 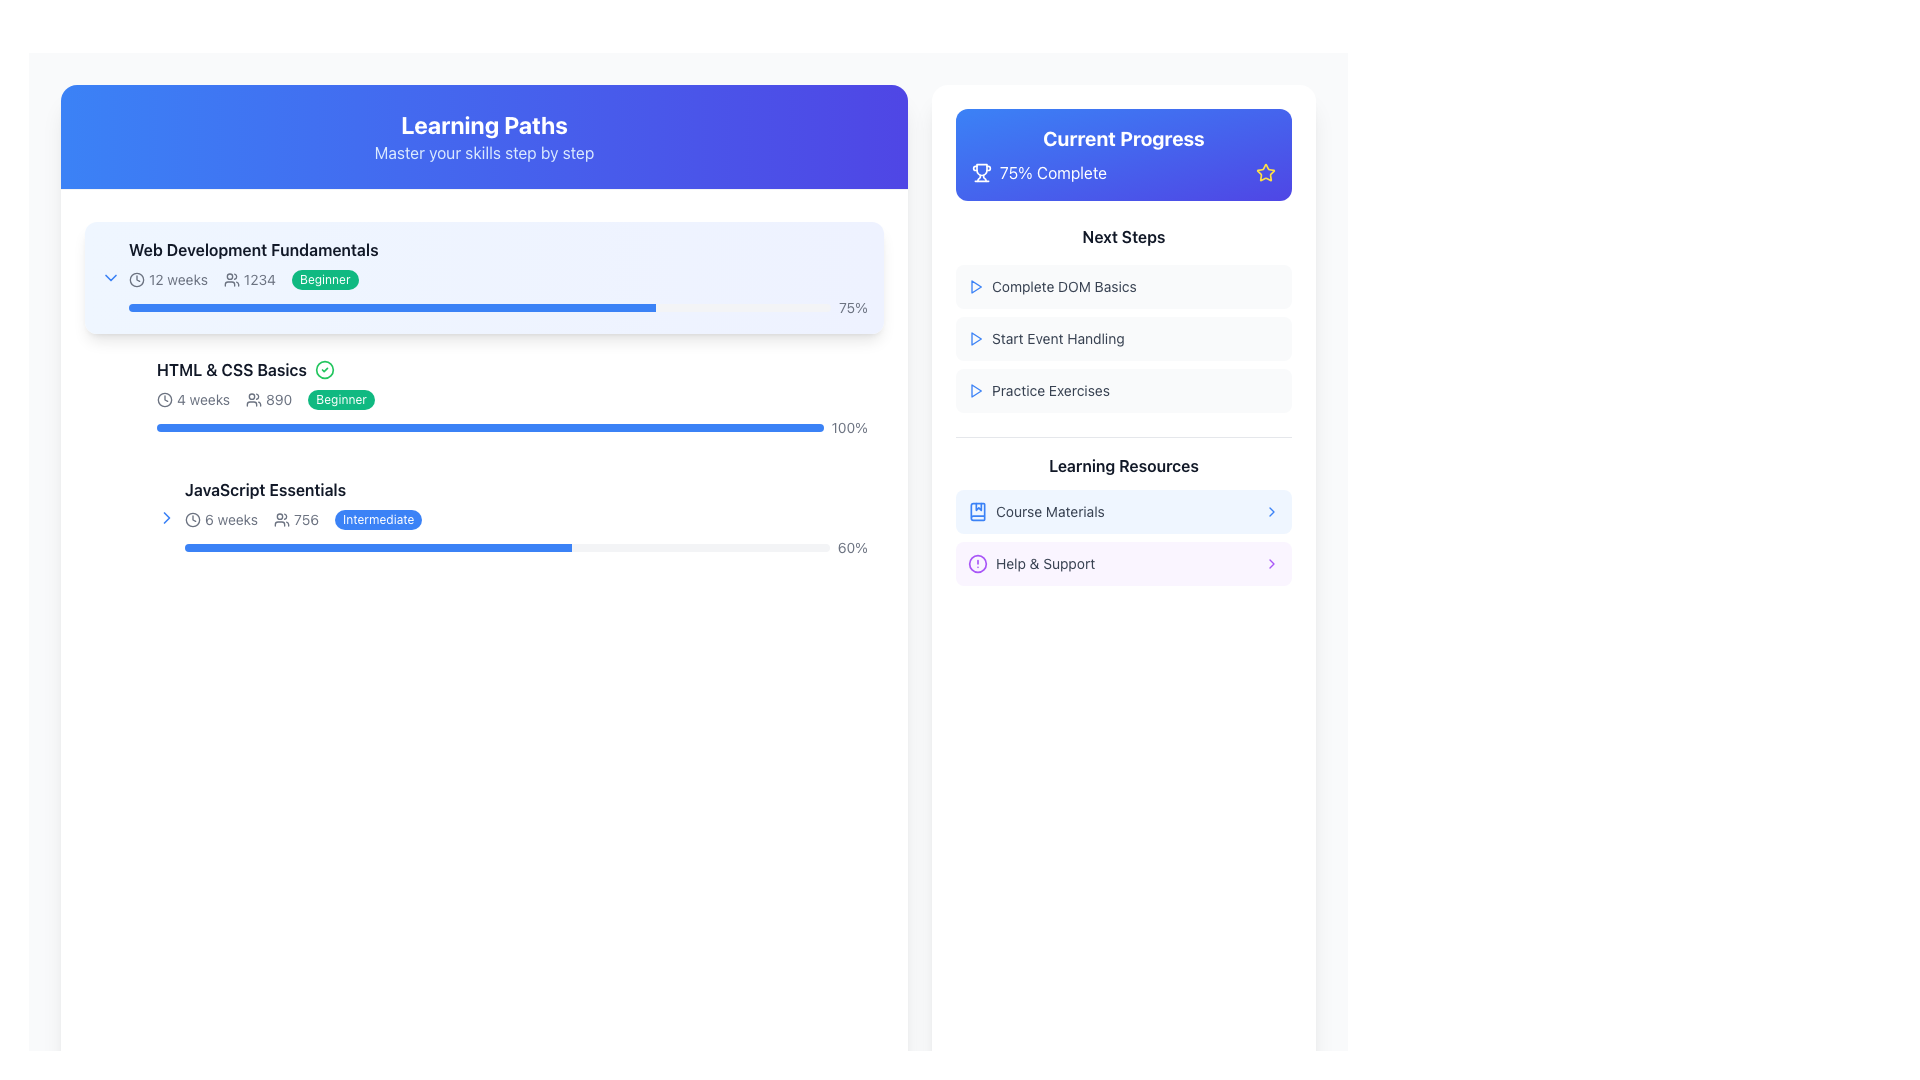 What do you see at coordinates (975, 390) in the screenshot?
I see `the Play button icon located to the left of the 'Practice Exercises' title` at bounding box center [975, 390].